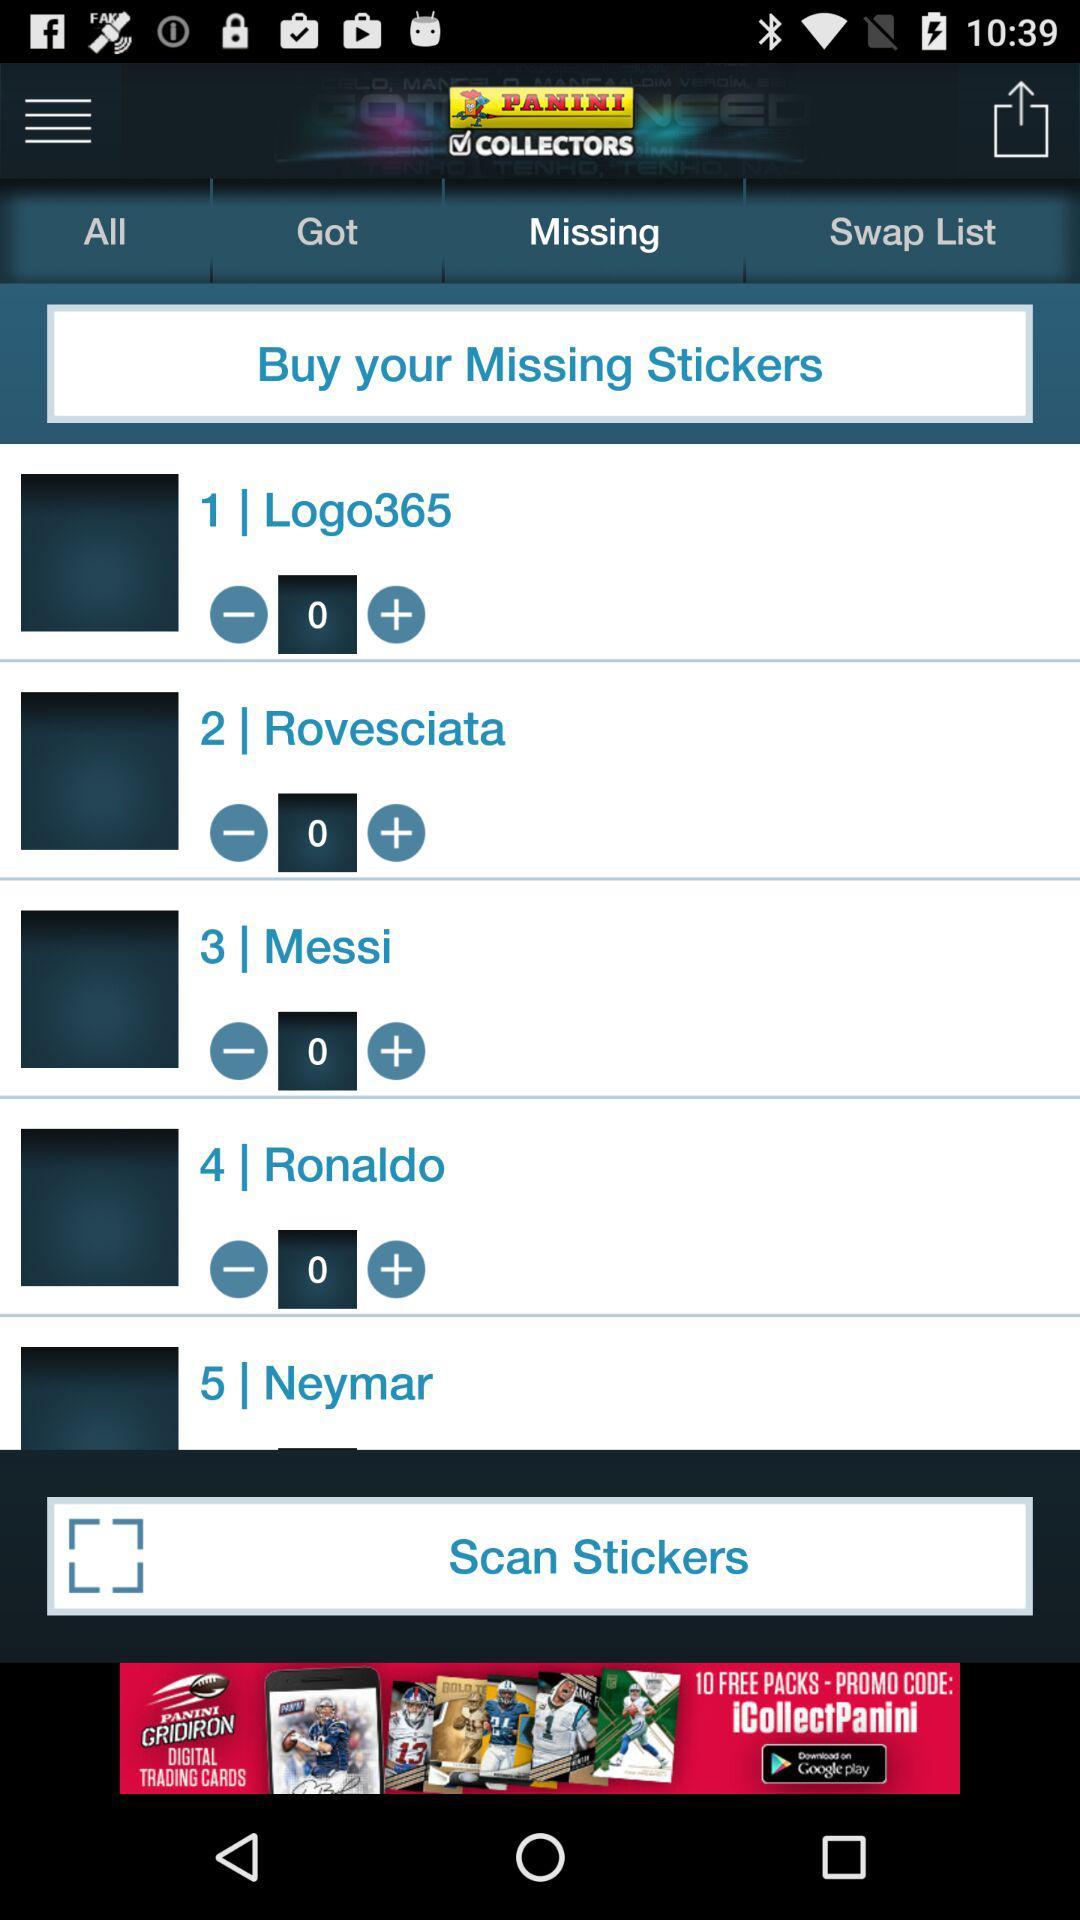 Image resolution: width=1080 pixels, height=1920 pixels. Describe the element at coordinates (237, 1268) in the screenshot. I see `to less the added order by 1` at that location.